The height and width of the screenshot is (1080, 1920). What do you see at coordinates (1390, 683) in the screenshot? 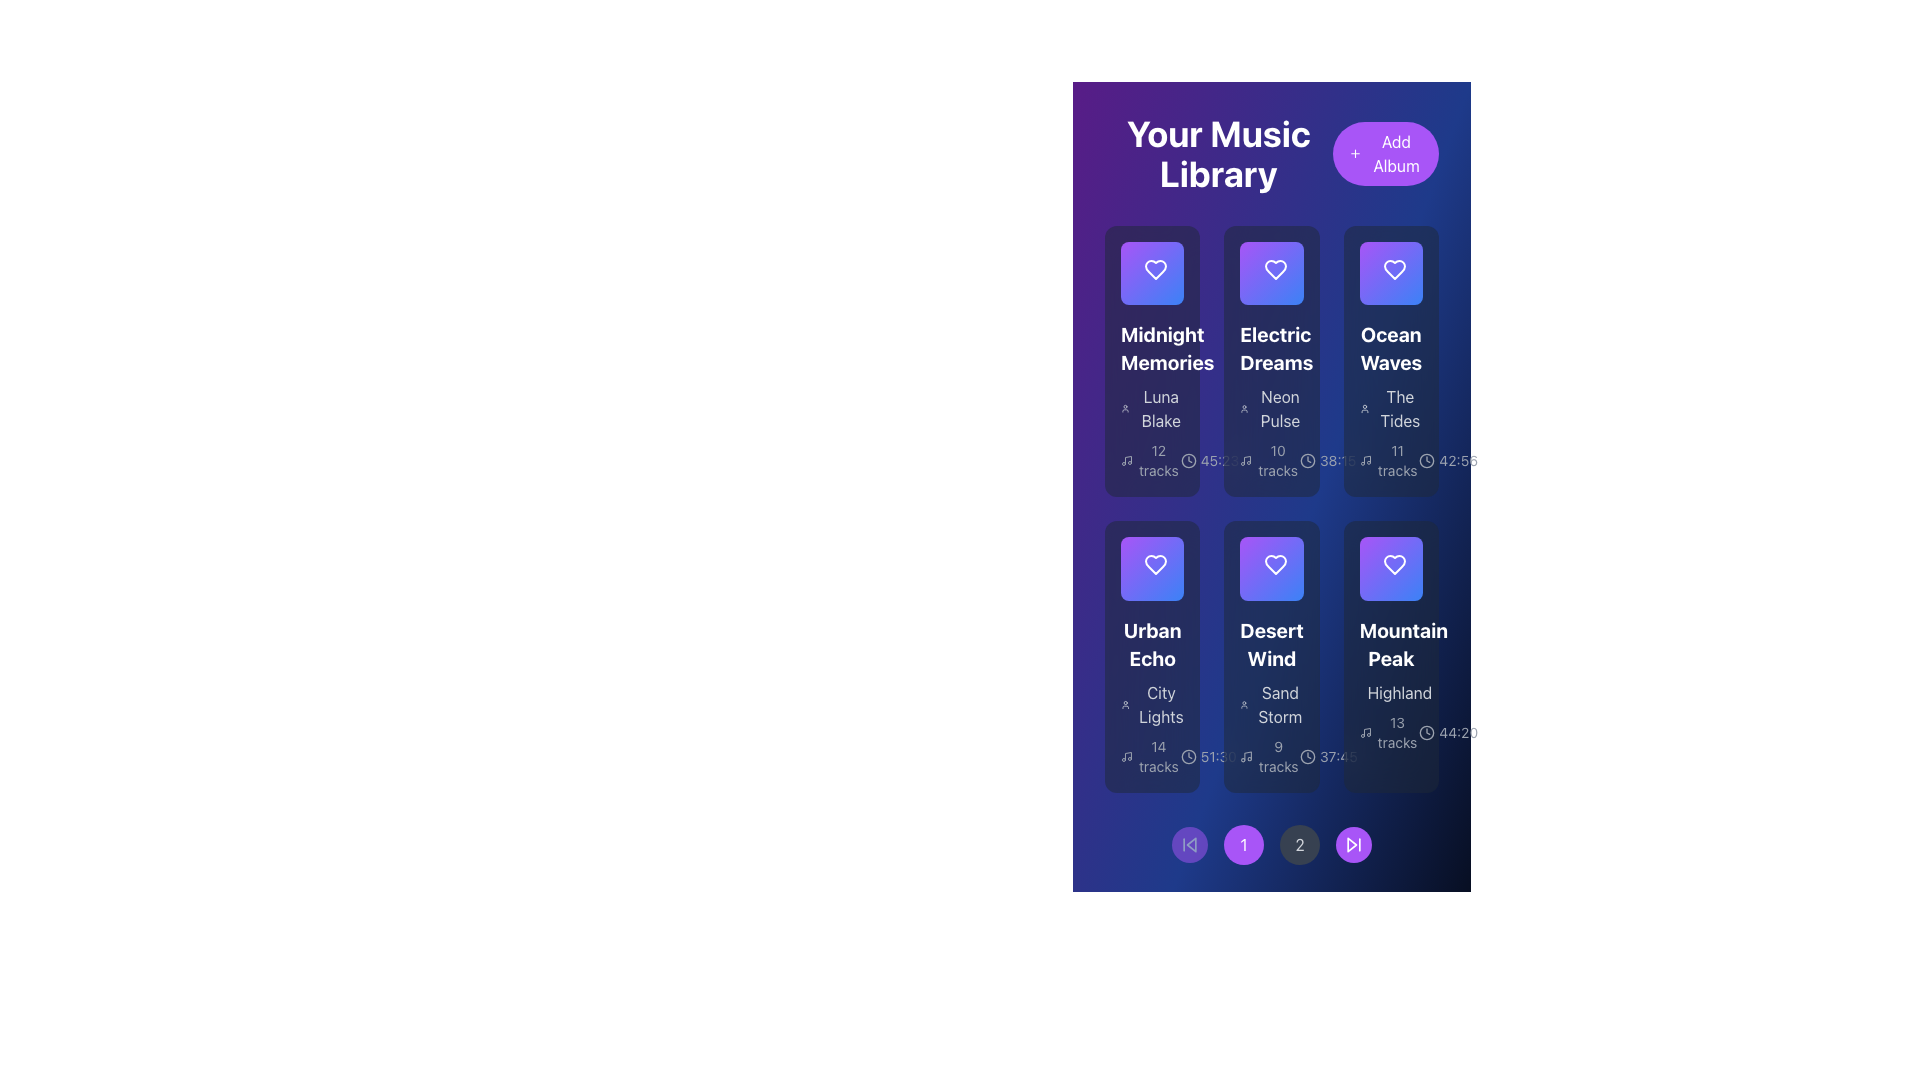
I see `the fourth Informational album or playlist card located in the rightmost column` at bounding box center [1390, 683].